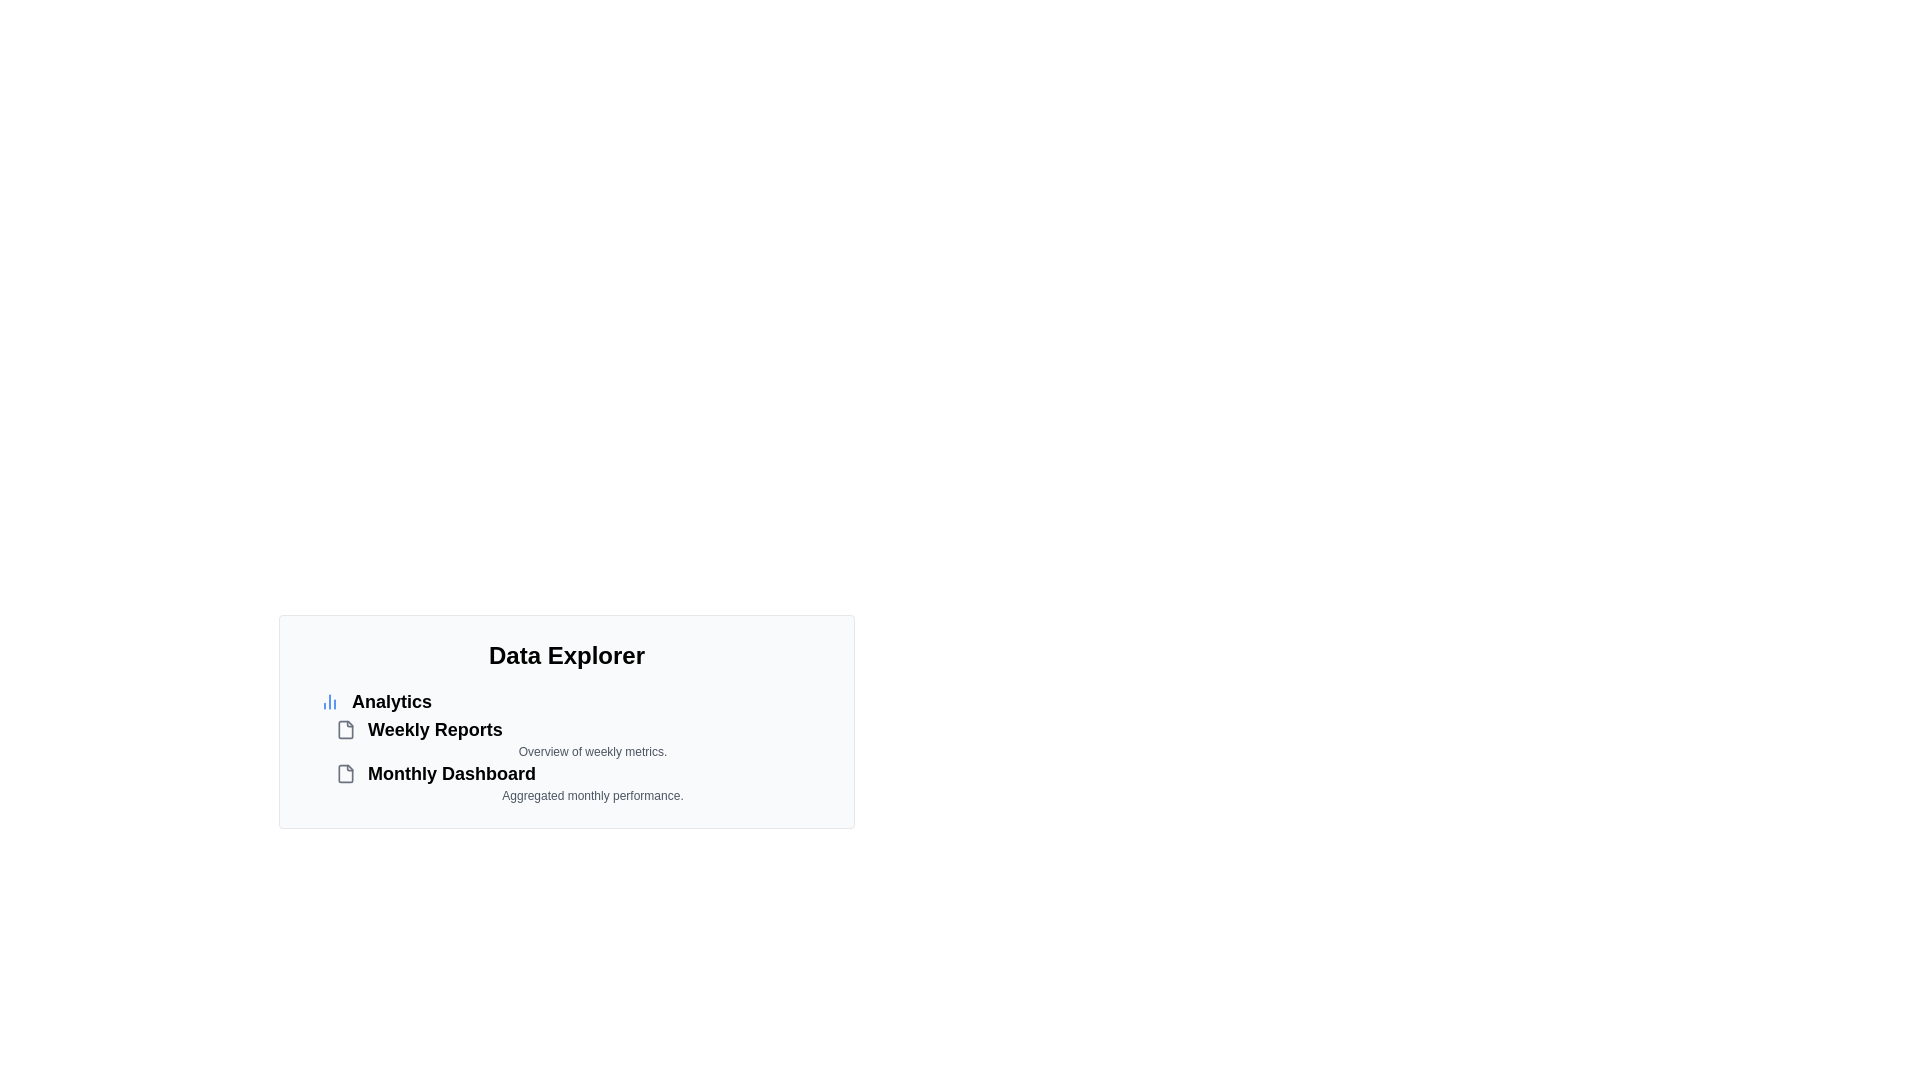  What do you see at coordinates (345, 729) in the screenshot?
I see `the file-like icon located to the left of the 'Weekly Reports' text label in the 'Data Explorer' section` at bounding box center [345, 729].